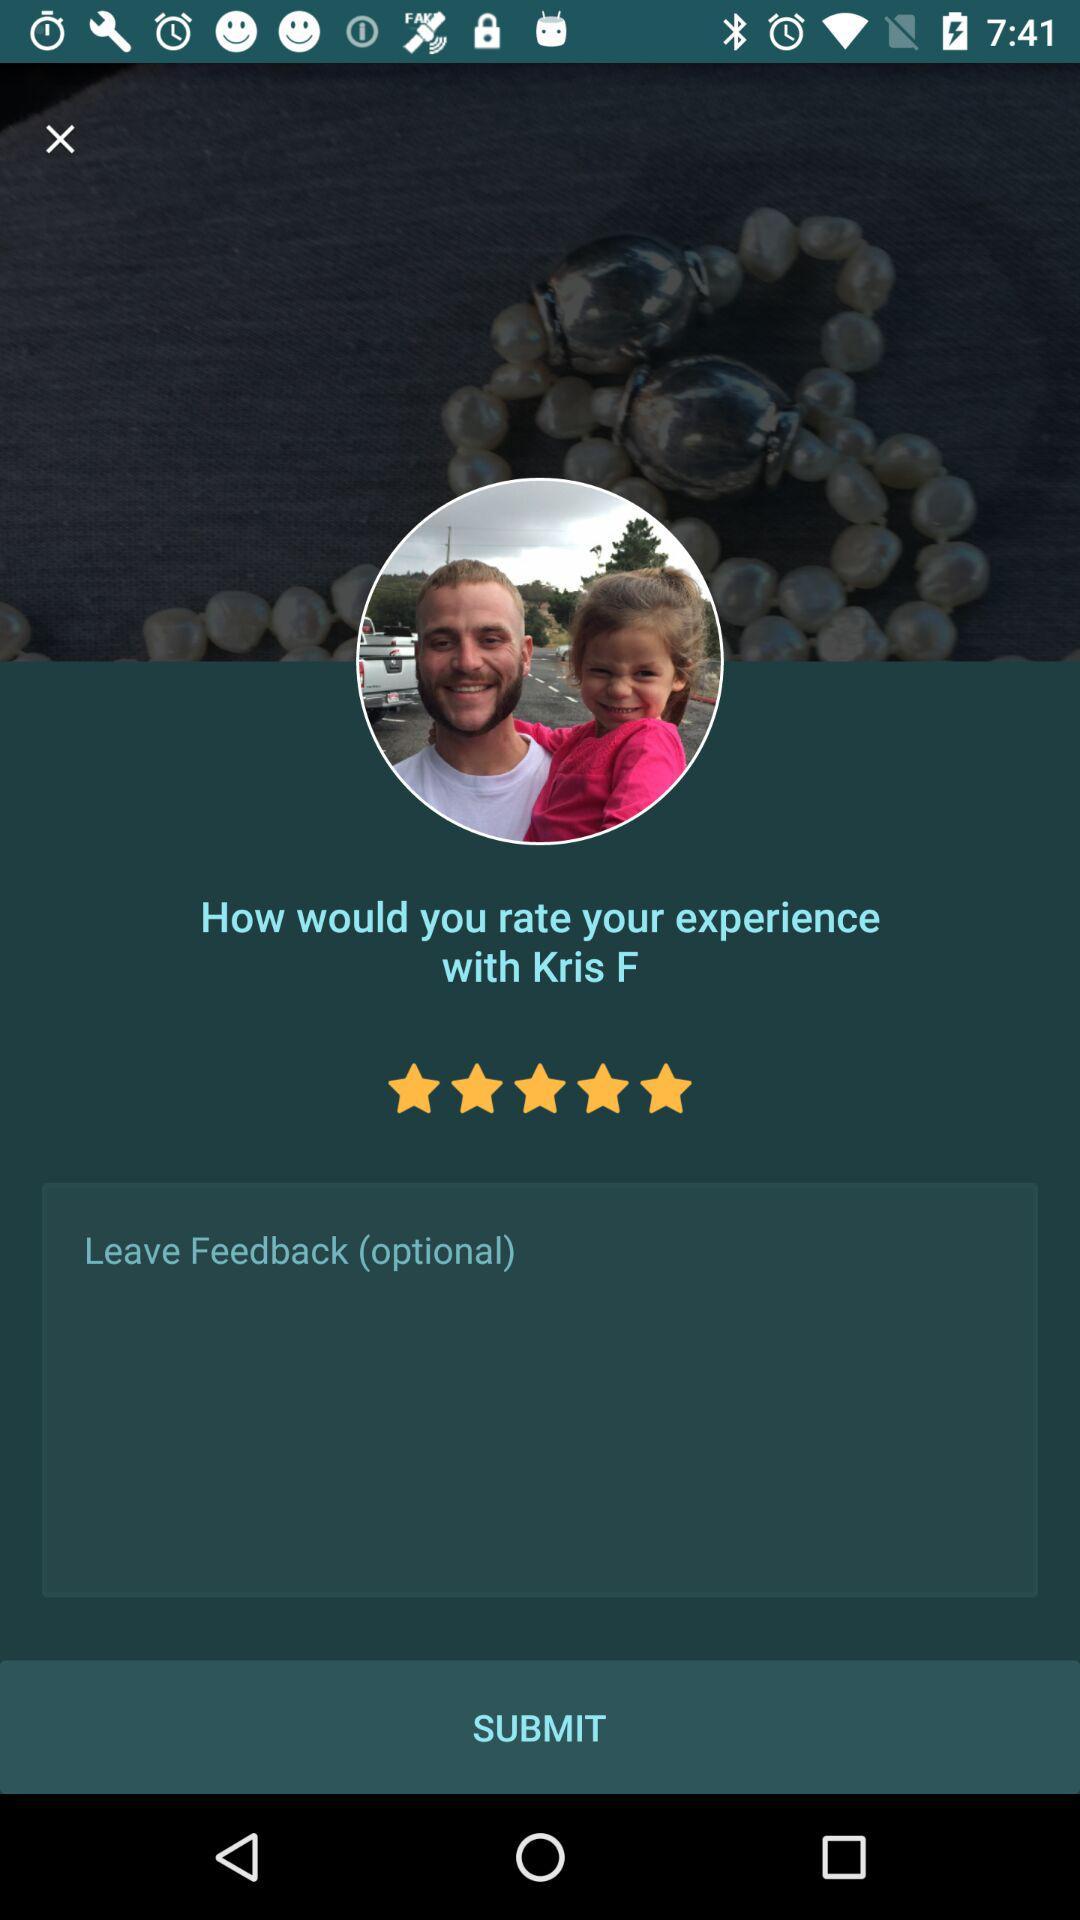  Describe the element at coordinates (540, 1087) in the screenshot. I see `the star icon` at that location.